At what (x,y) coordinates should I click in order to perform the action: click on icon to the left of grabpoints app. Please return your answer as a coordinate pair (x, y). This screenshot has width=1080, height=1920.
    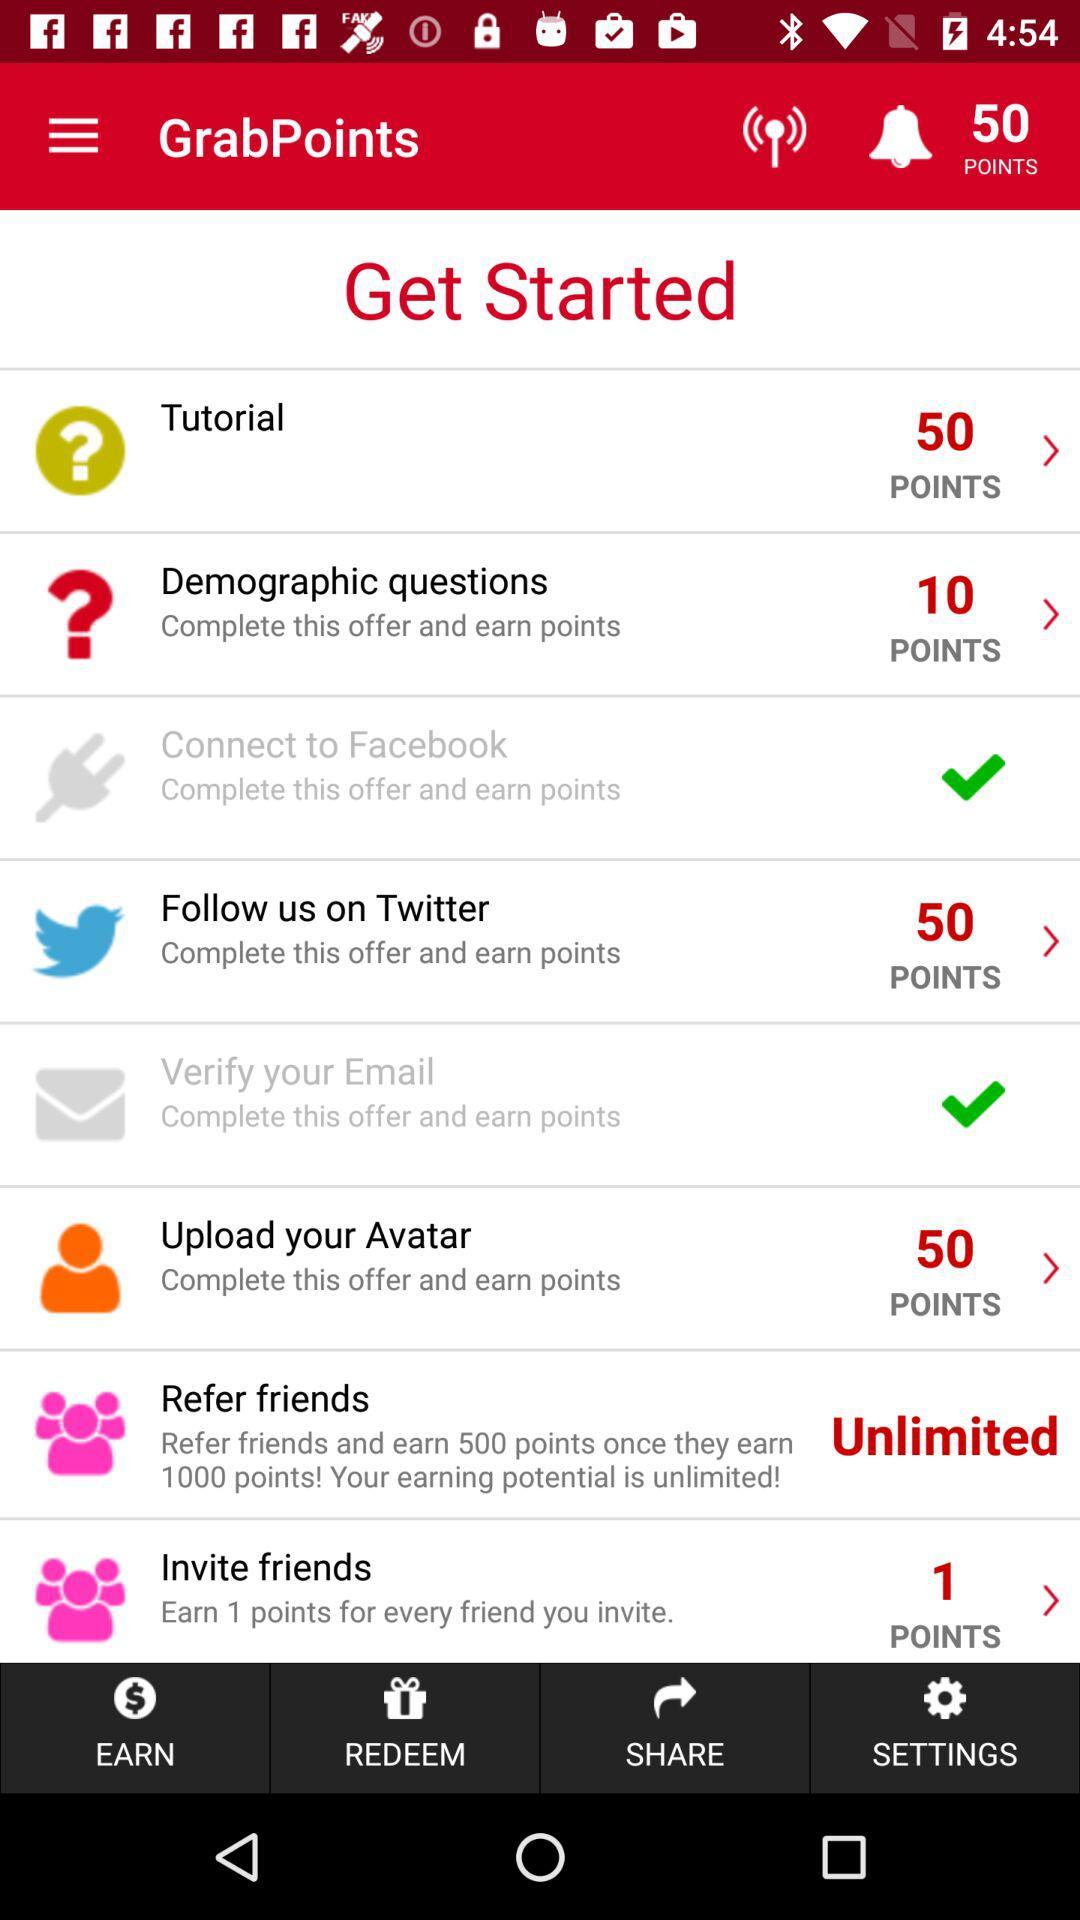
    Looking at the image, I should click on (72, 135).